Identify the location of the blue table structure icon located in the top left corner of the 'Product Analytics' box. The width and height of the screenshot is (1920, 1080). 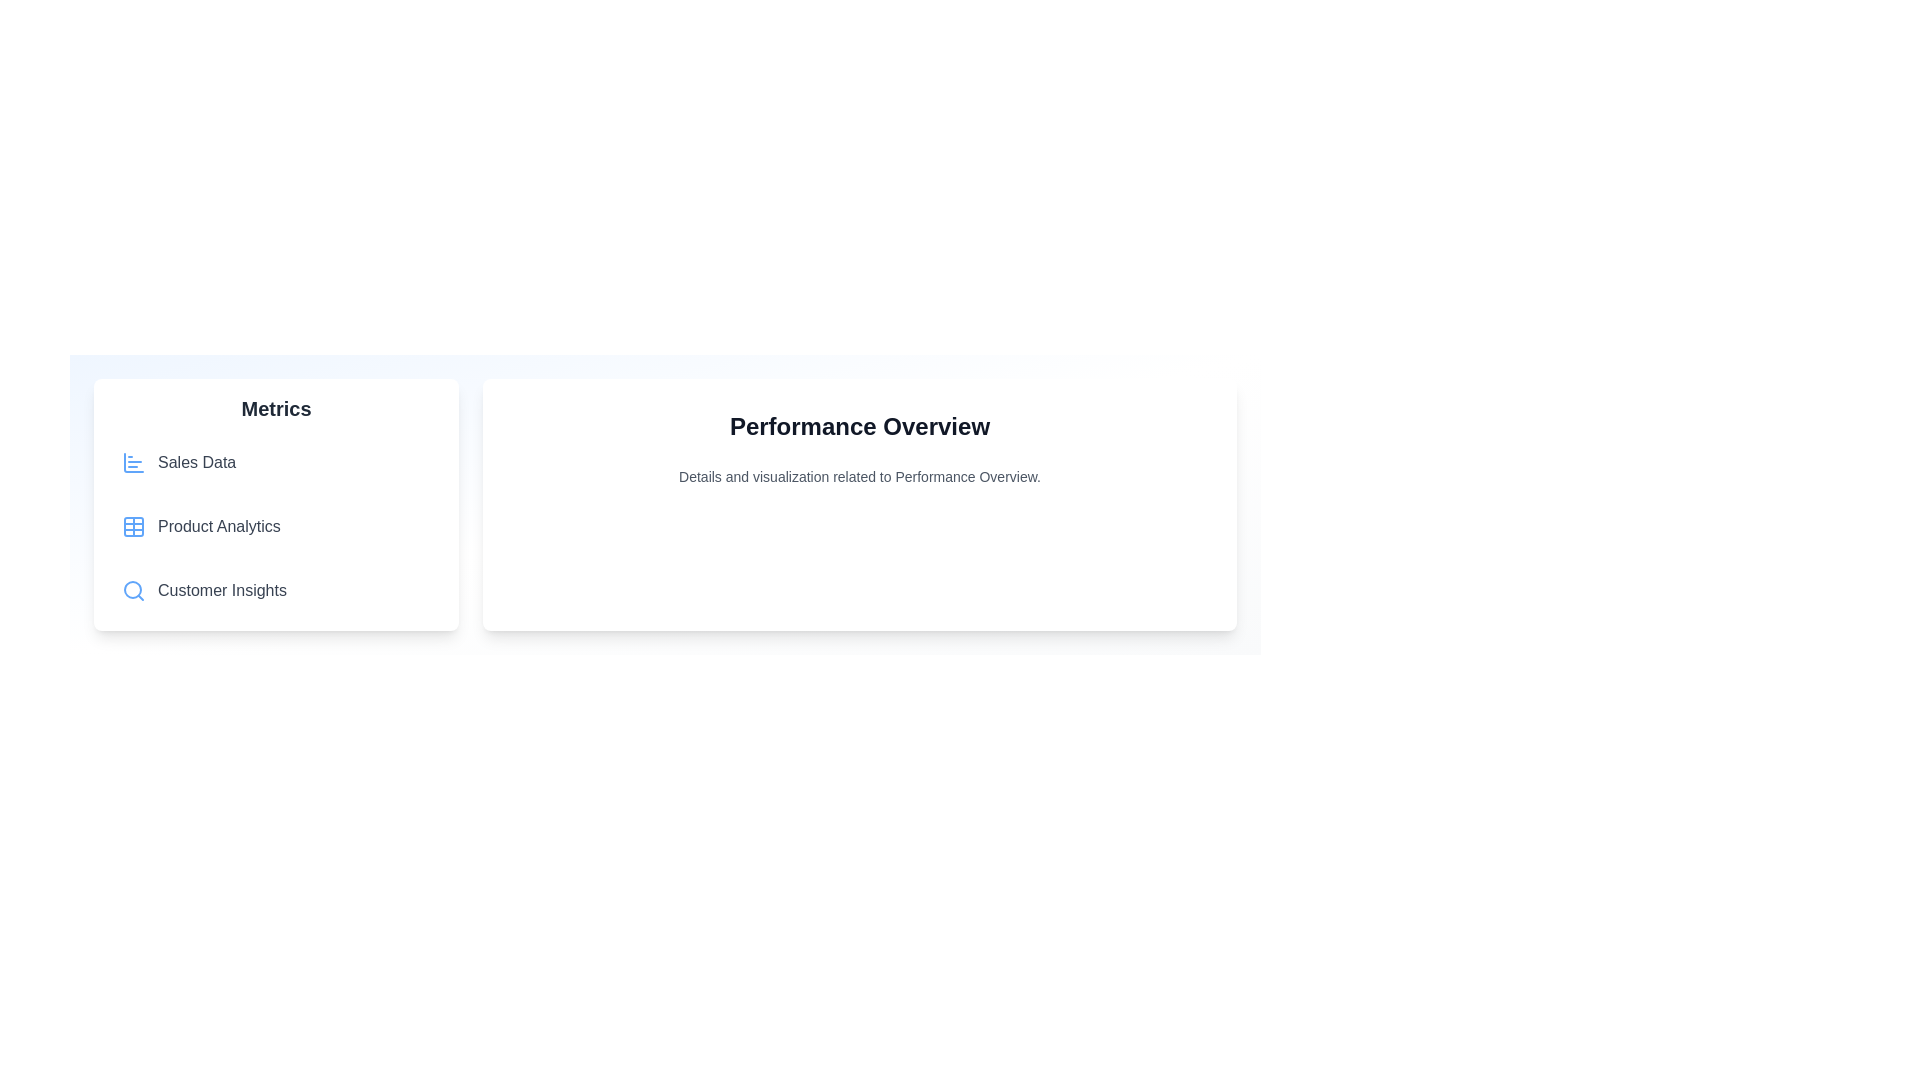
(133, 526).